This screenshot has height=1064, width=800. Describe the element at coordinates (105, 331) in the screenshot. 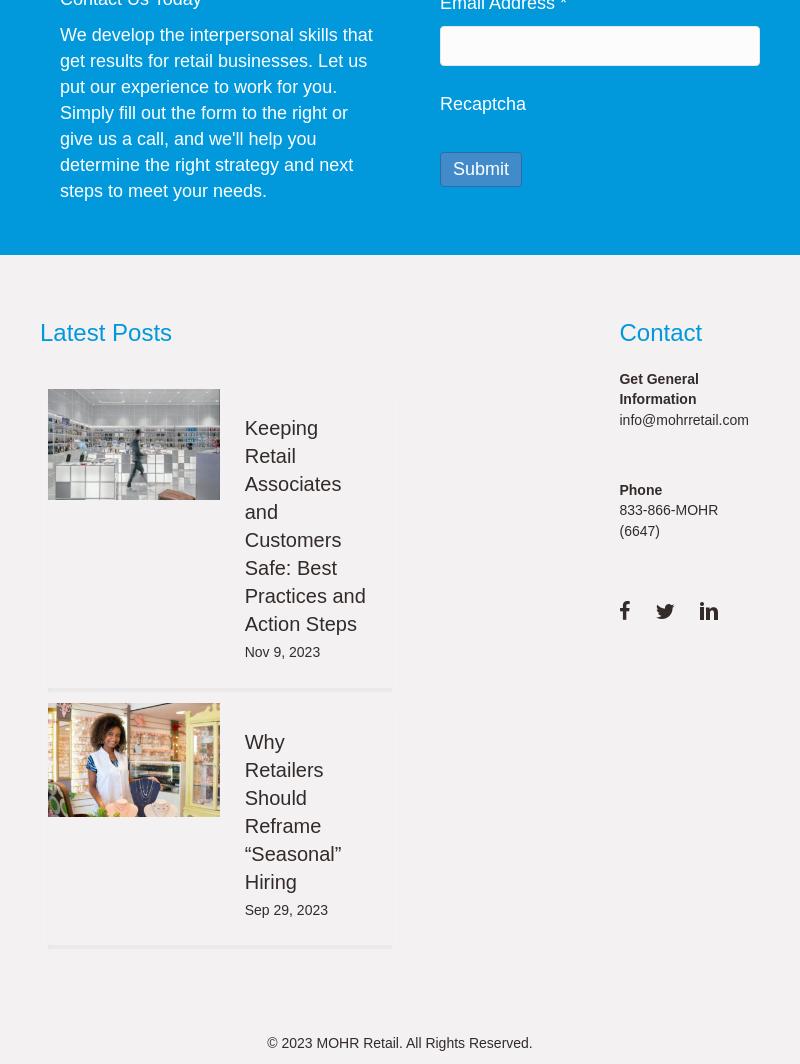

I see `'Latest Posts'` at that location.